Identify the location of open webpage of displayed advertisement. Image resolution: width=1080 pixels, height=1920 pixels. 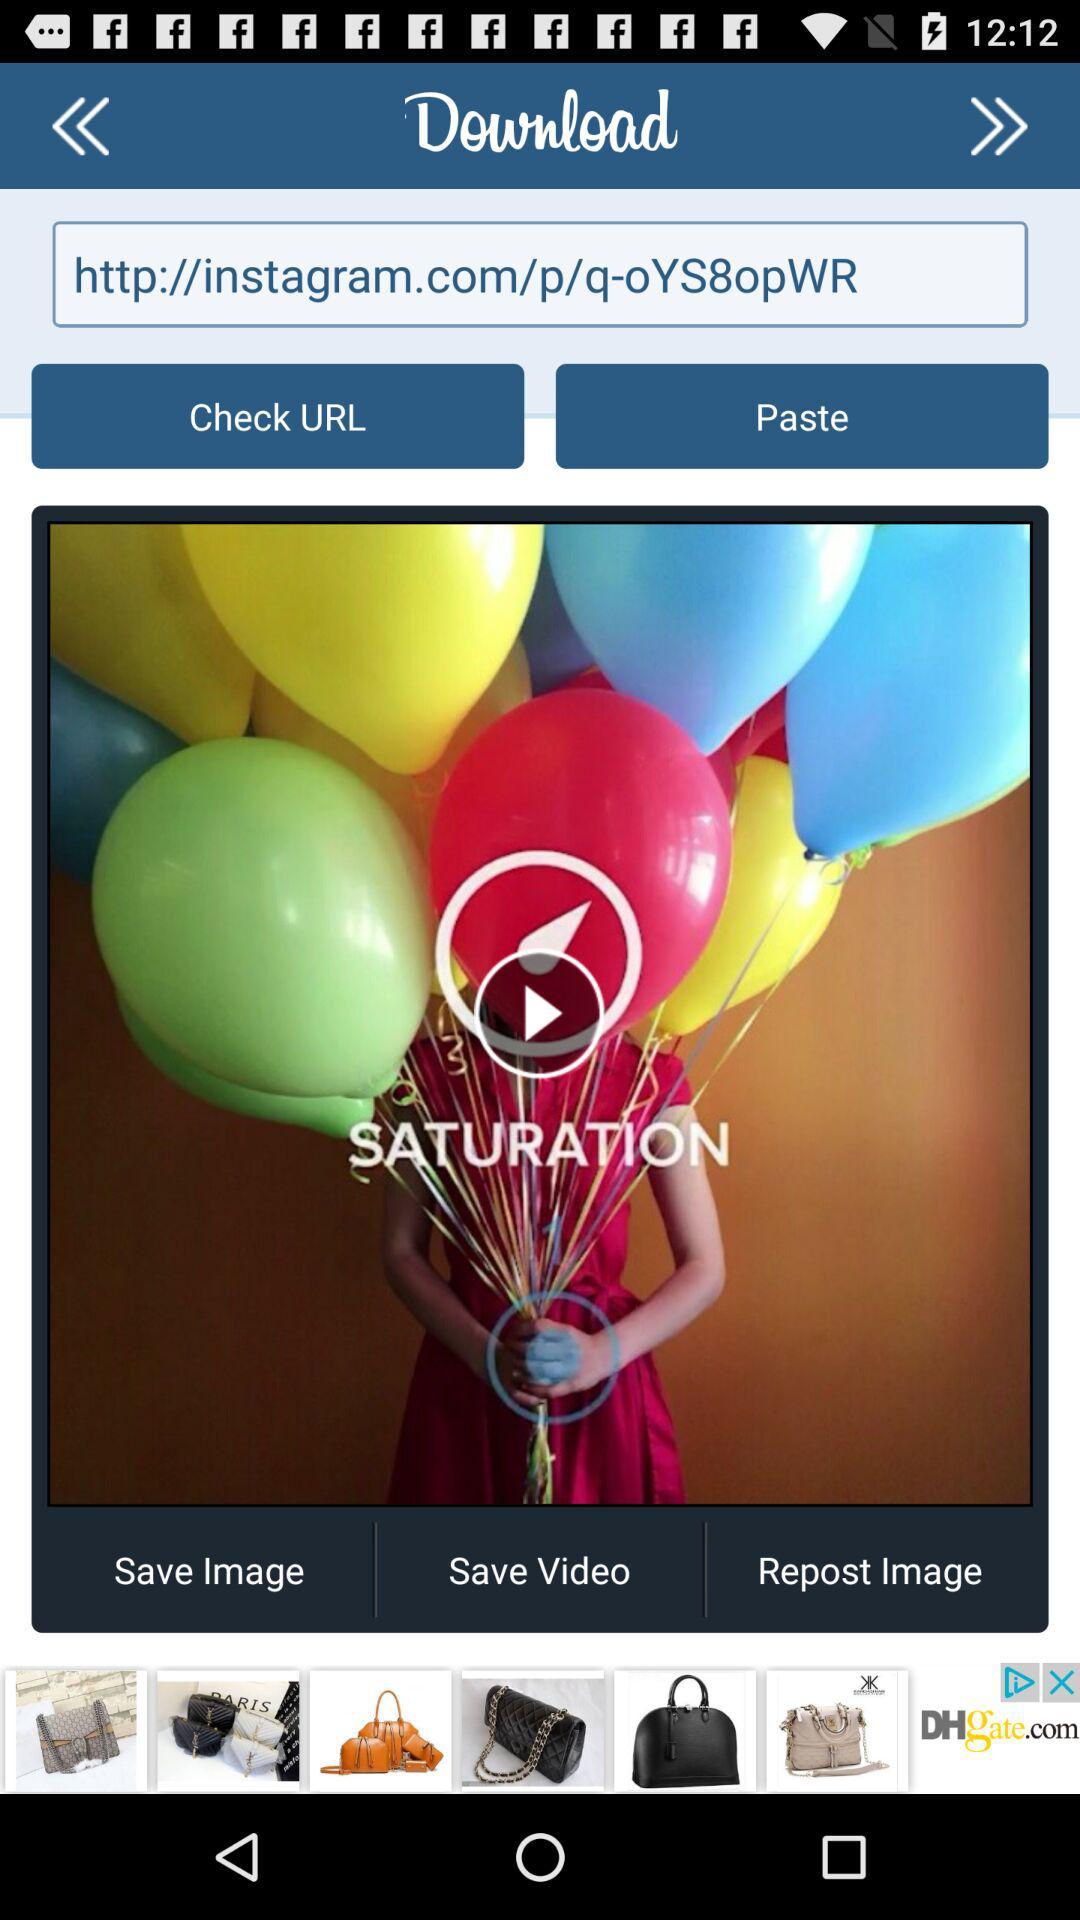
(540, 1727).